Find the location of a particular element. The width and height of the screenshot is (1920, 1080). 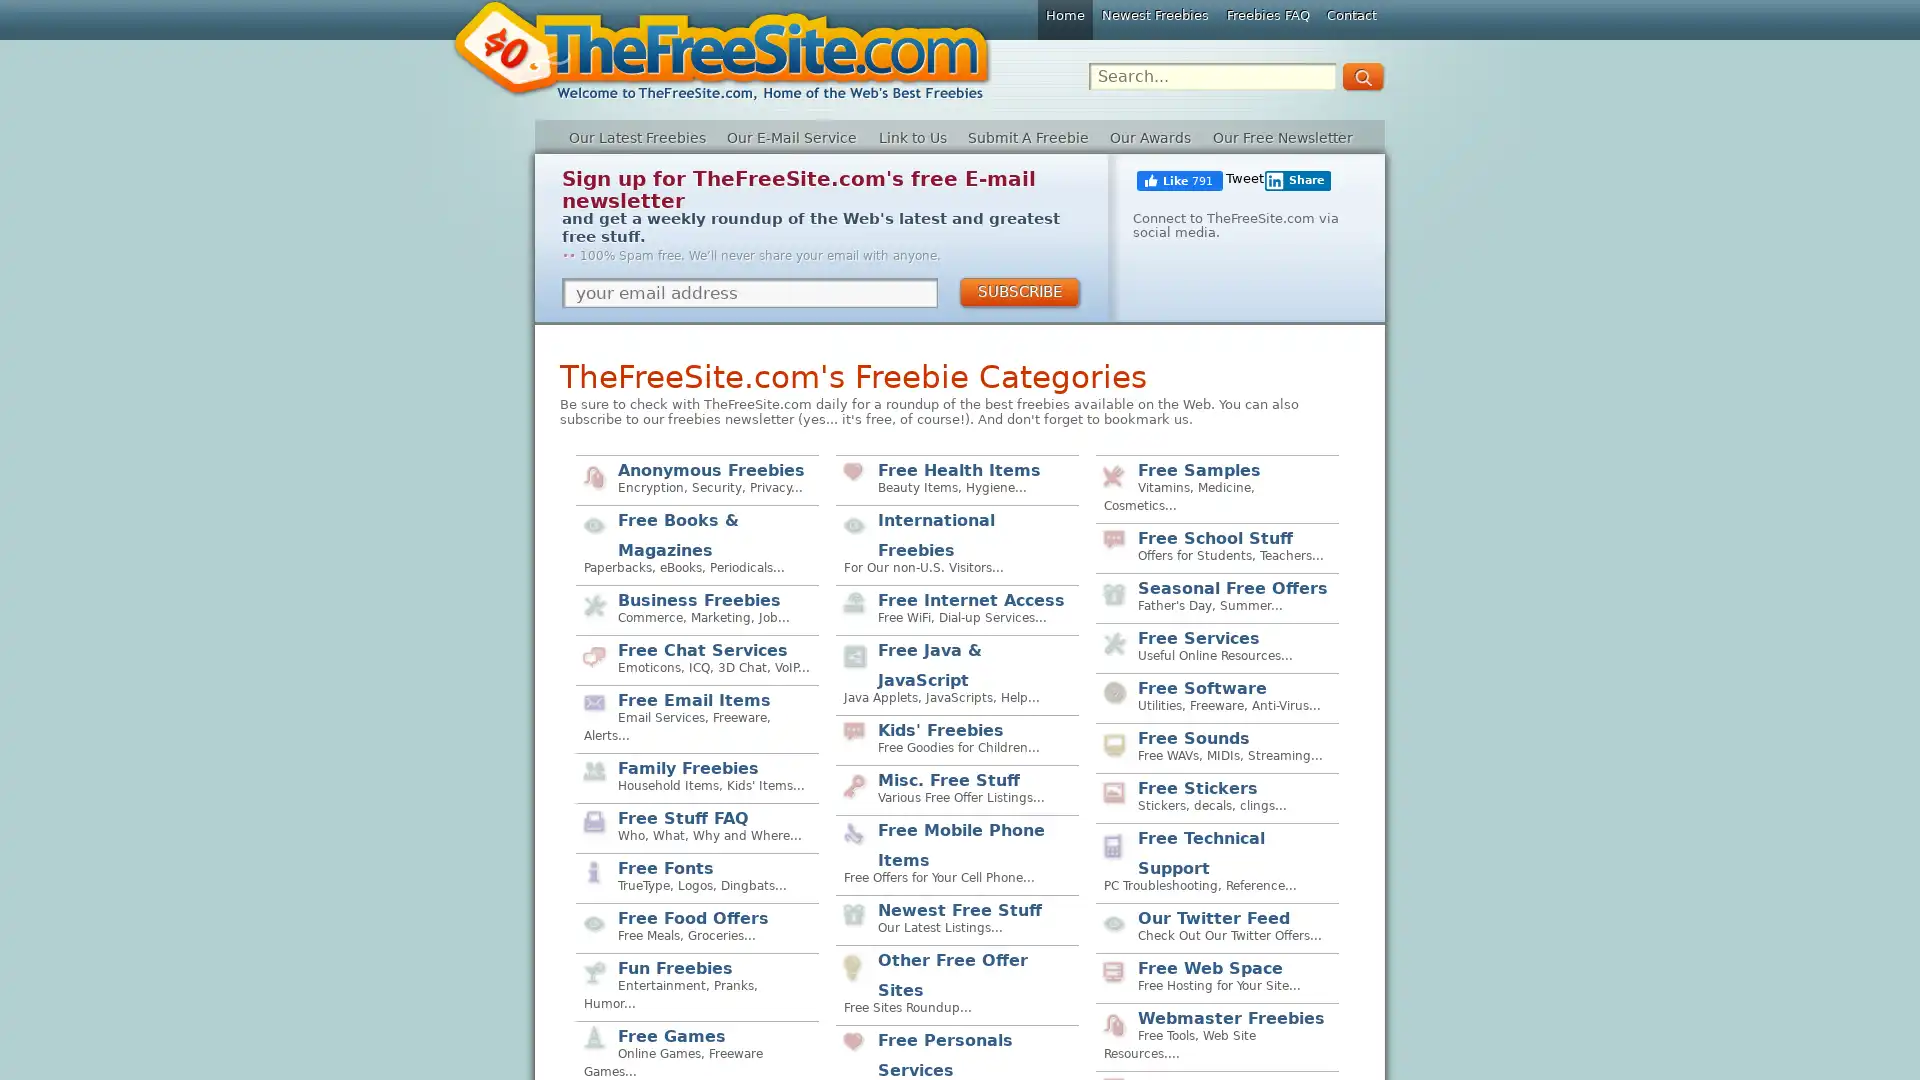

GO is located at coordinates (1362, 75).